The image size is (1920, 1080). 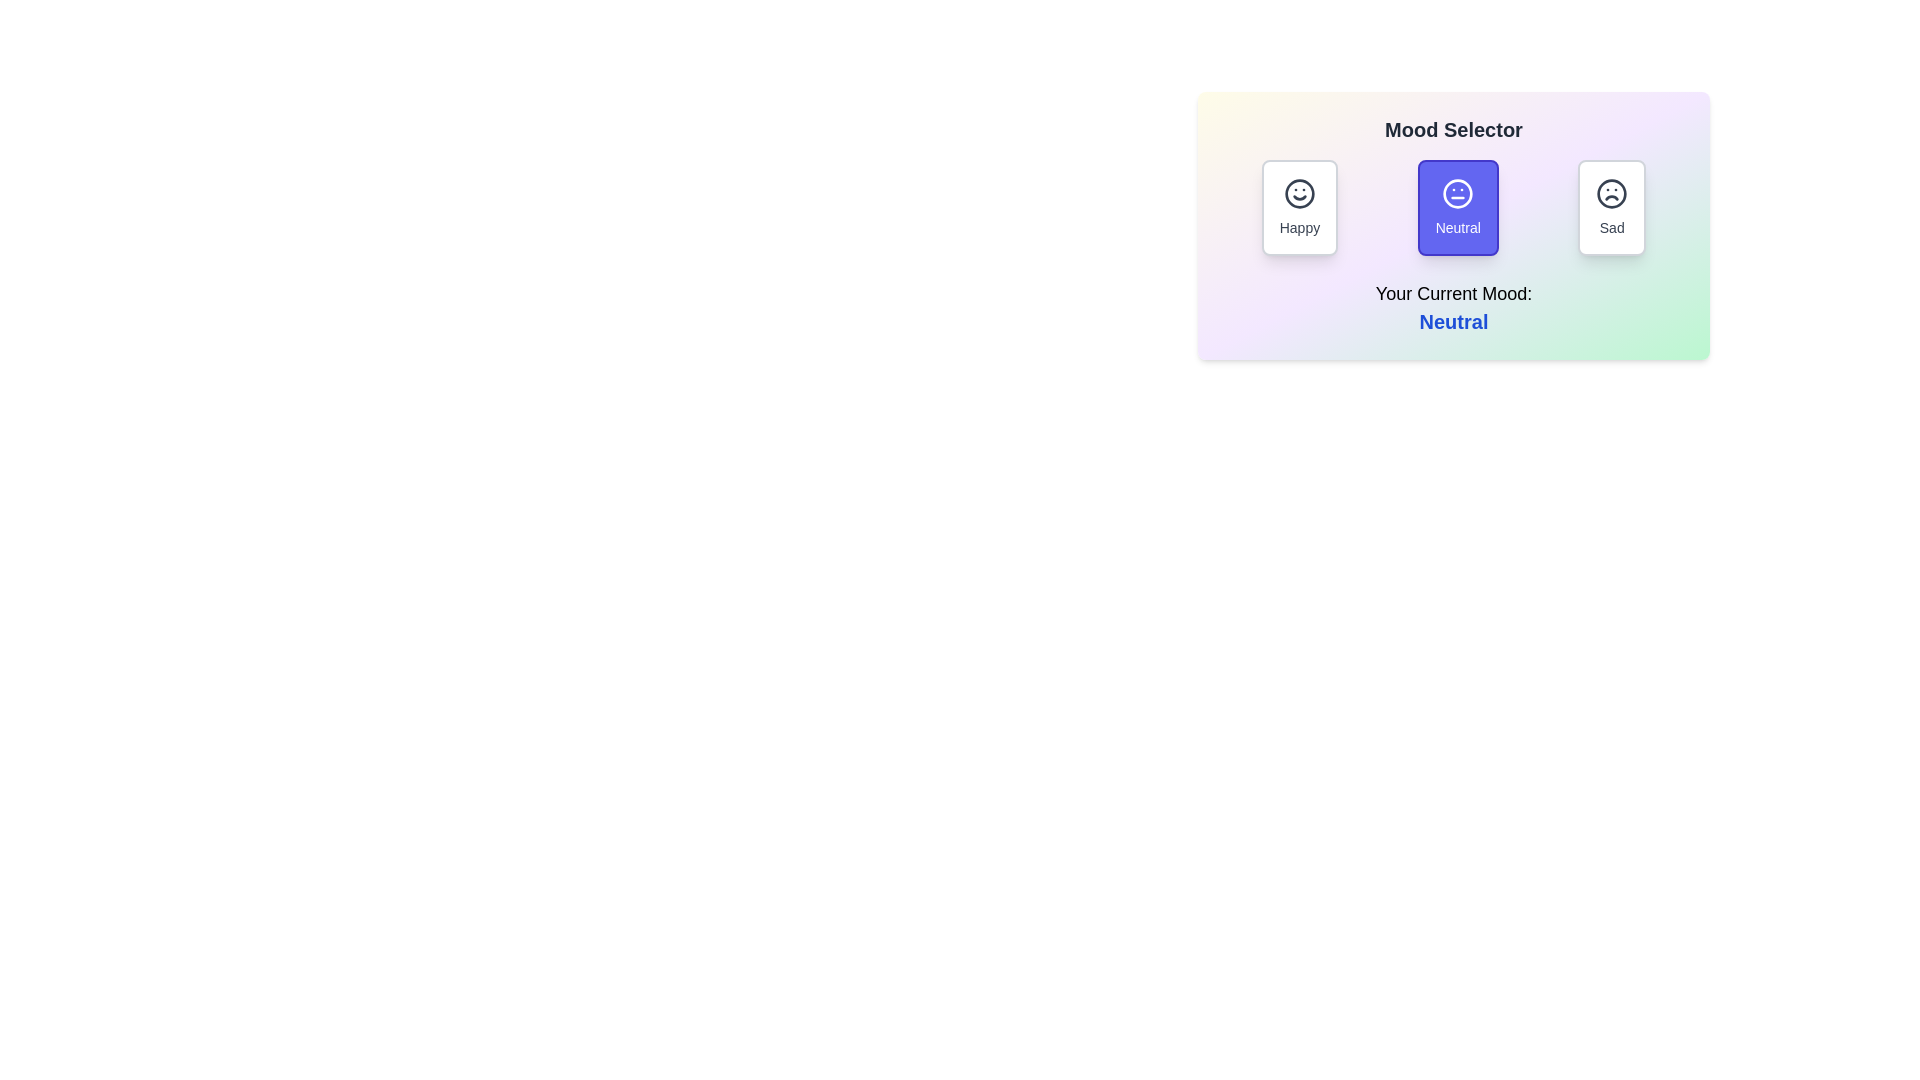 What do you see at coordinates (1612, 226) in the screenshot?
I see `the 'Sad' text label in the 'Mood Selector' section, which displays the word 'Sad' in a light color and is positioned centrally below the sad face icon` at bounding box center [1612, 226].